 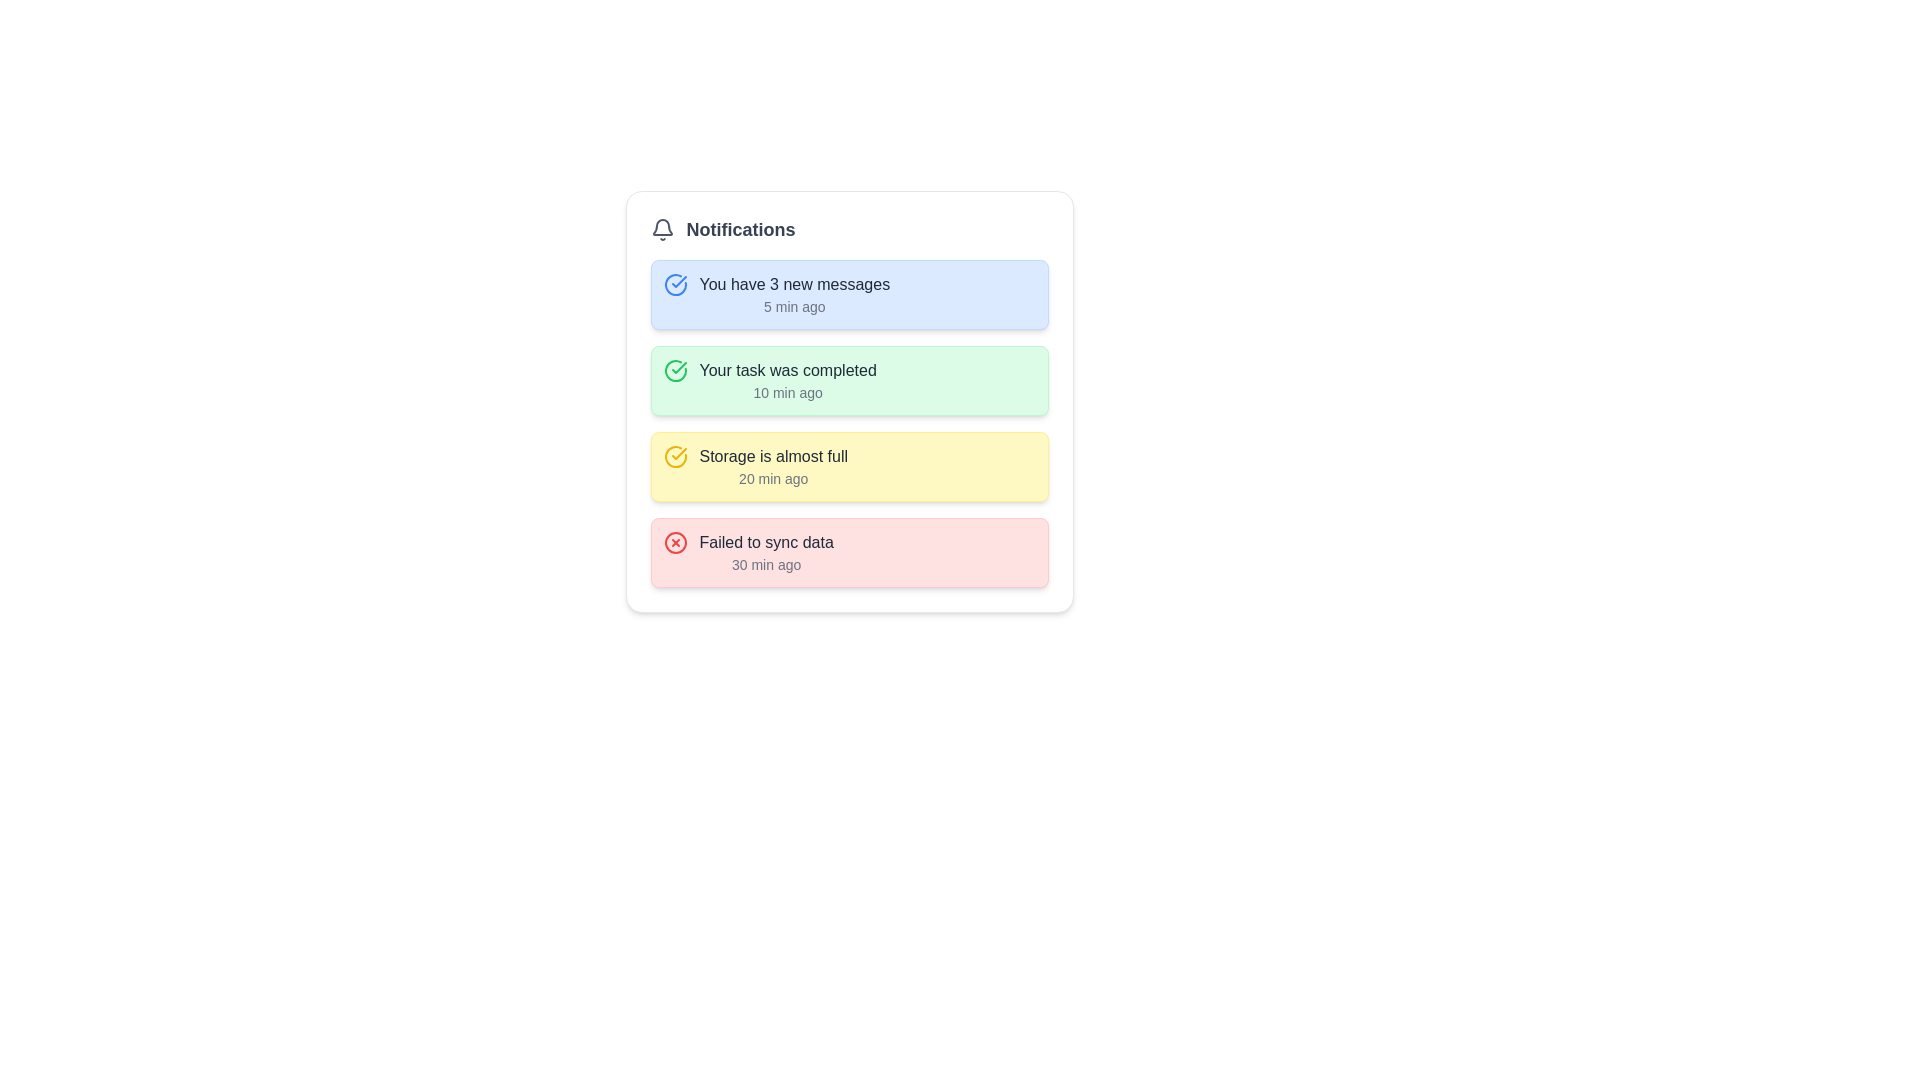 I want to click on the error icon located in the 'Failed to sync data' notification at the bottom of the notification list, which is indicated by a red color, so click(x=675, y=543).